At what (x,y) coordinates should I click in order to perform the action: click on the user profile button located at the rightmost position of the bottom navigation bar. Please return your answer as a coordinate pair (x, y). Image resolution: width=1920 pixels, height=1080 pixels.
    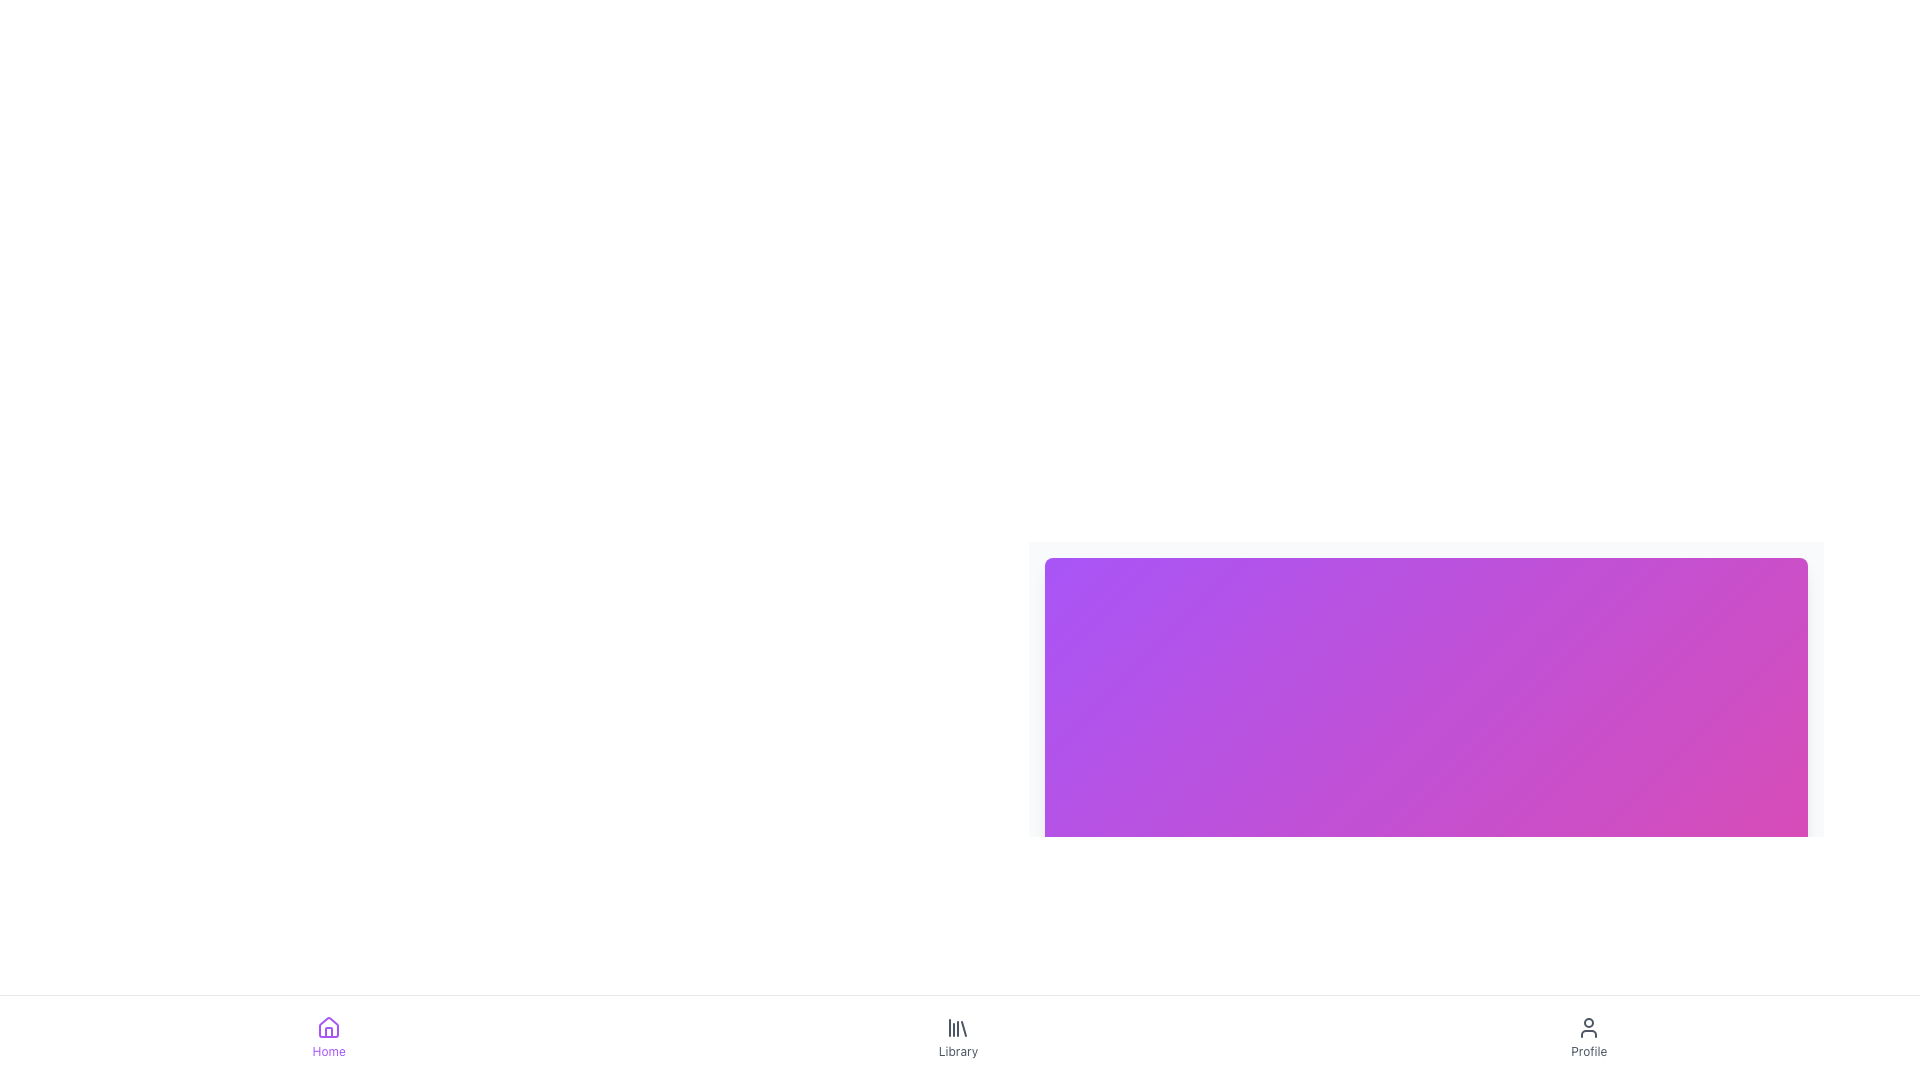
    Looking at the image, I should click on (1588, 1036).